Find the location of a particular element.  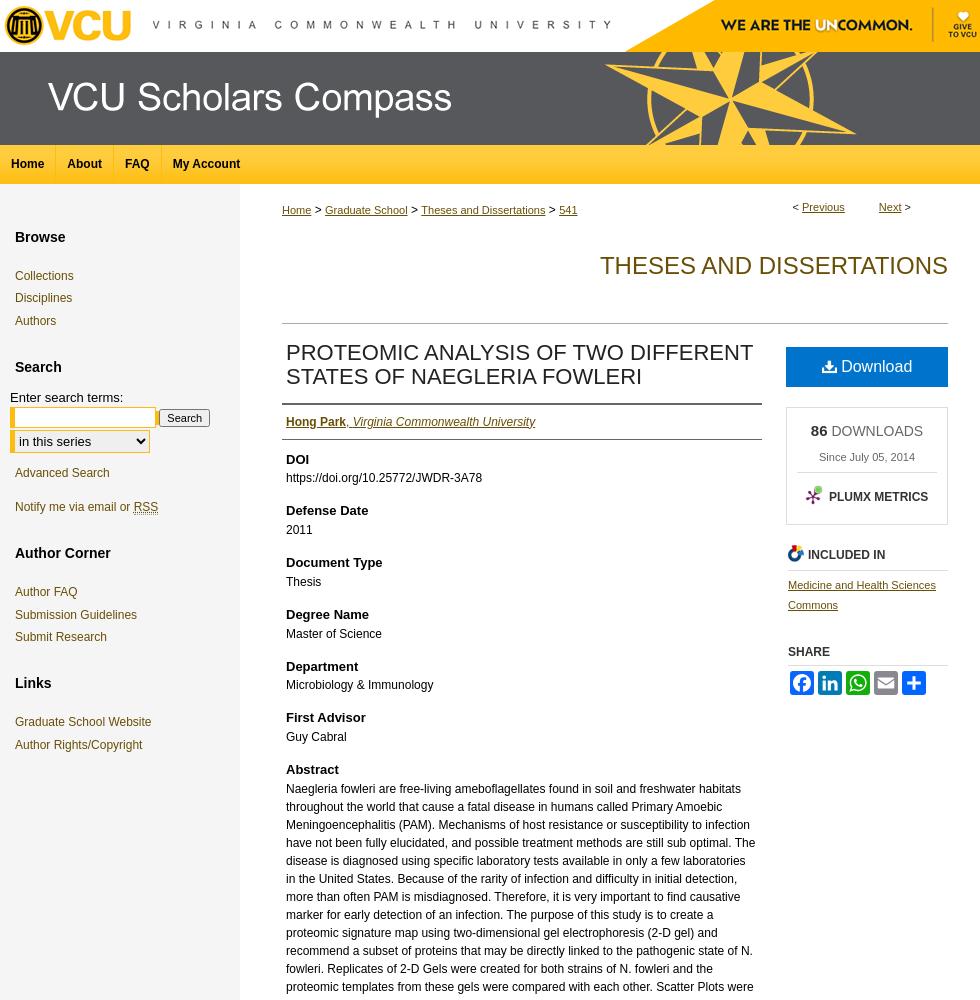

'Virginia Commonwealth University' is located at coordinates (443, 421).